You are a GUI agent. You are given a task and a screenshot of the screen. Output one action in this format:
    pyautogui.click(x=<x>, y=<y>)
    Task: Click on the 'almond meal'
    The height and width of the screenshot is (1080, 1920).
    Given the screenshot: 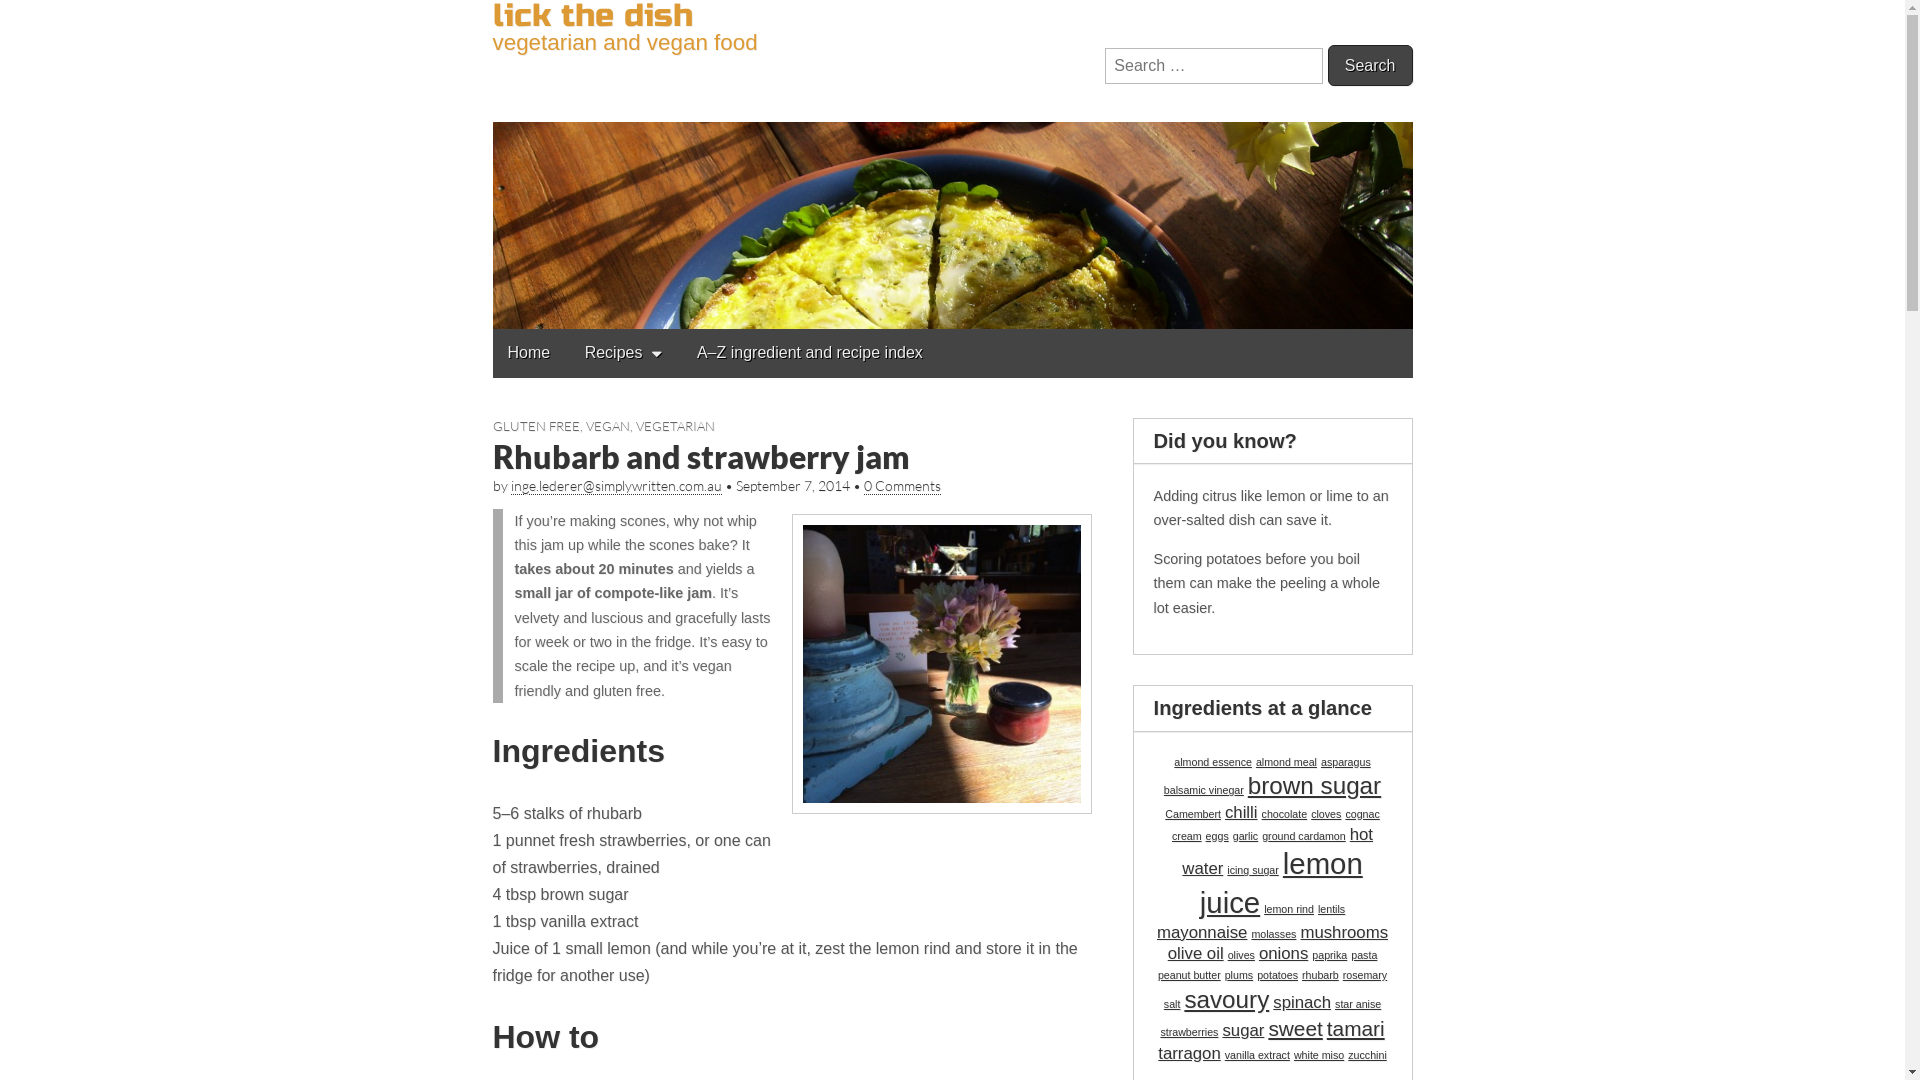 What is the action you would take?
    pyautogui.click(x=1286, y=762)
    